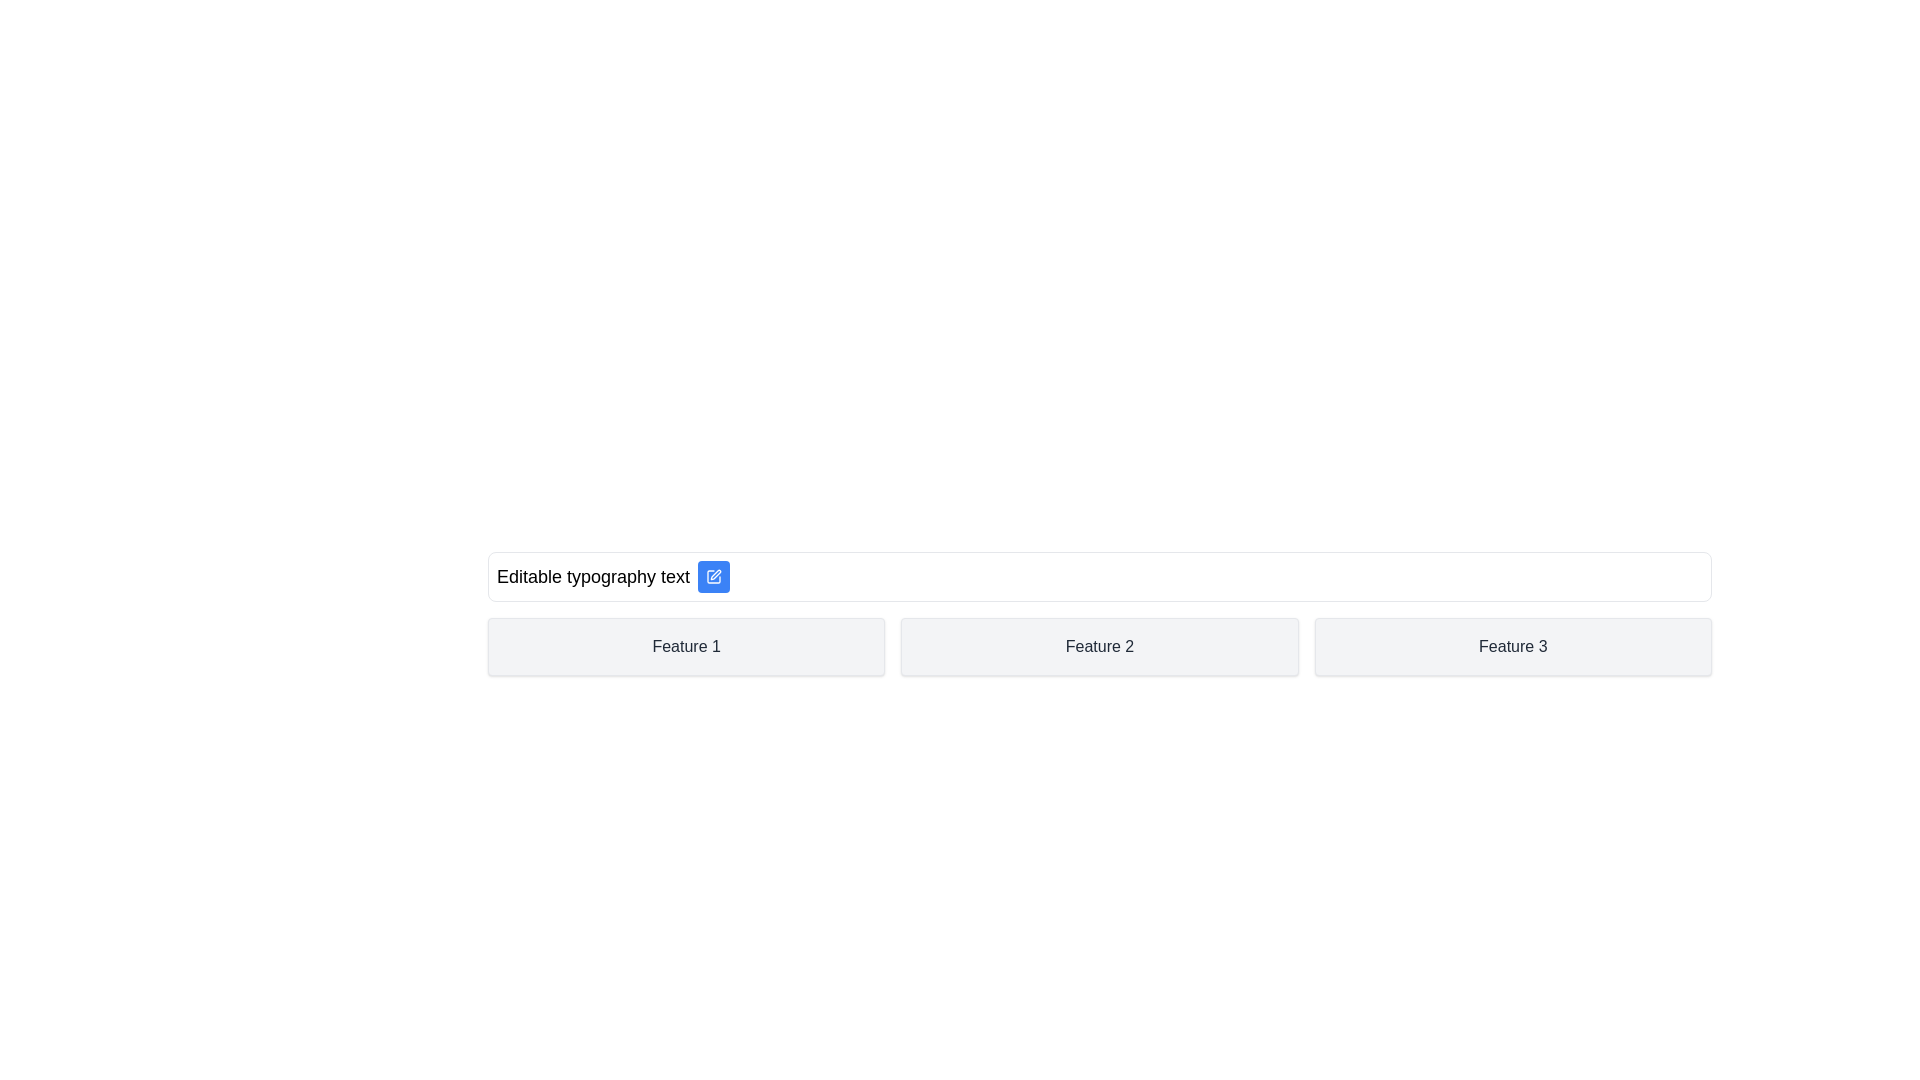 This screenshot has height=1080, width=1920. I want to click on the static text label representing 'Feature 2', which is located at the center of the middle card among three horizontally arranged cards, so click(1098, 647).